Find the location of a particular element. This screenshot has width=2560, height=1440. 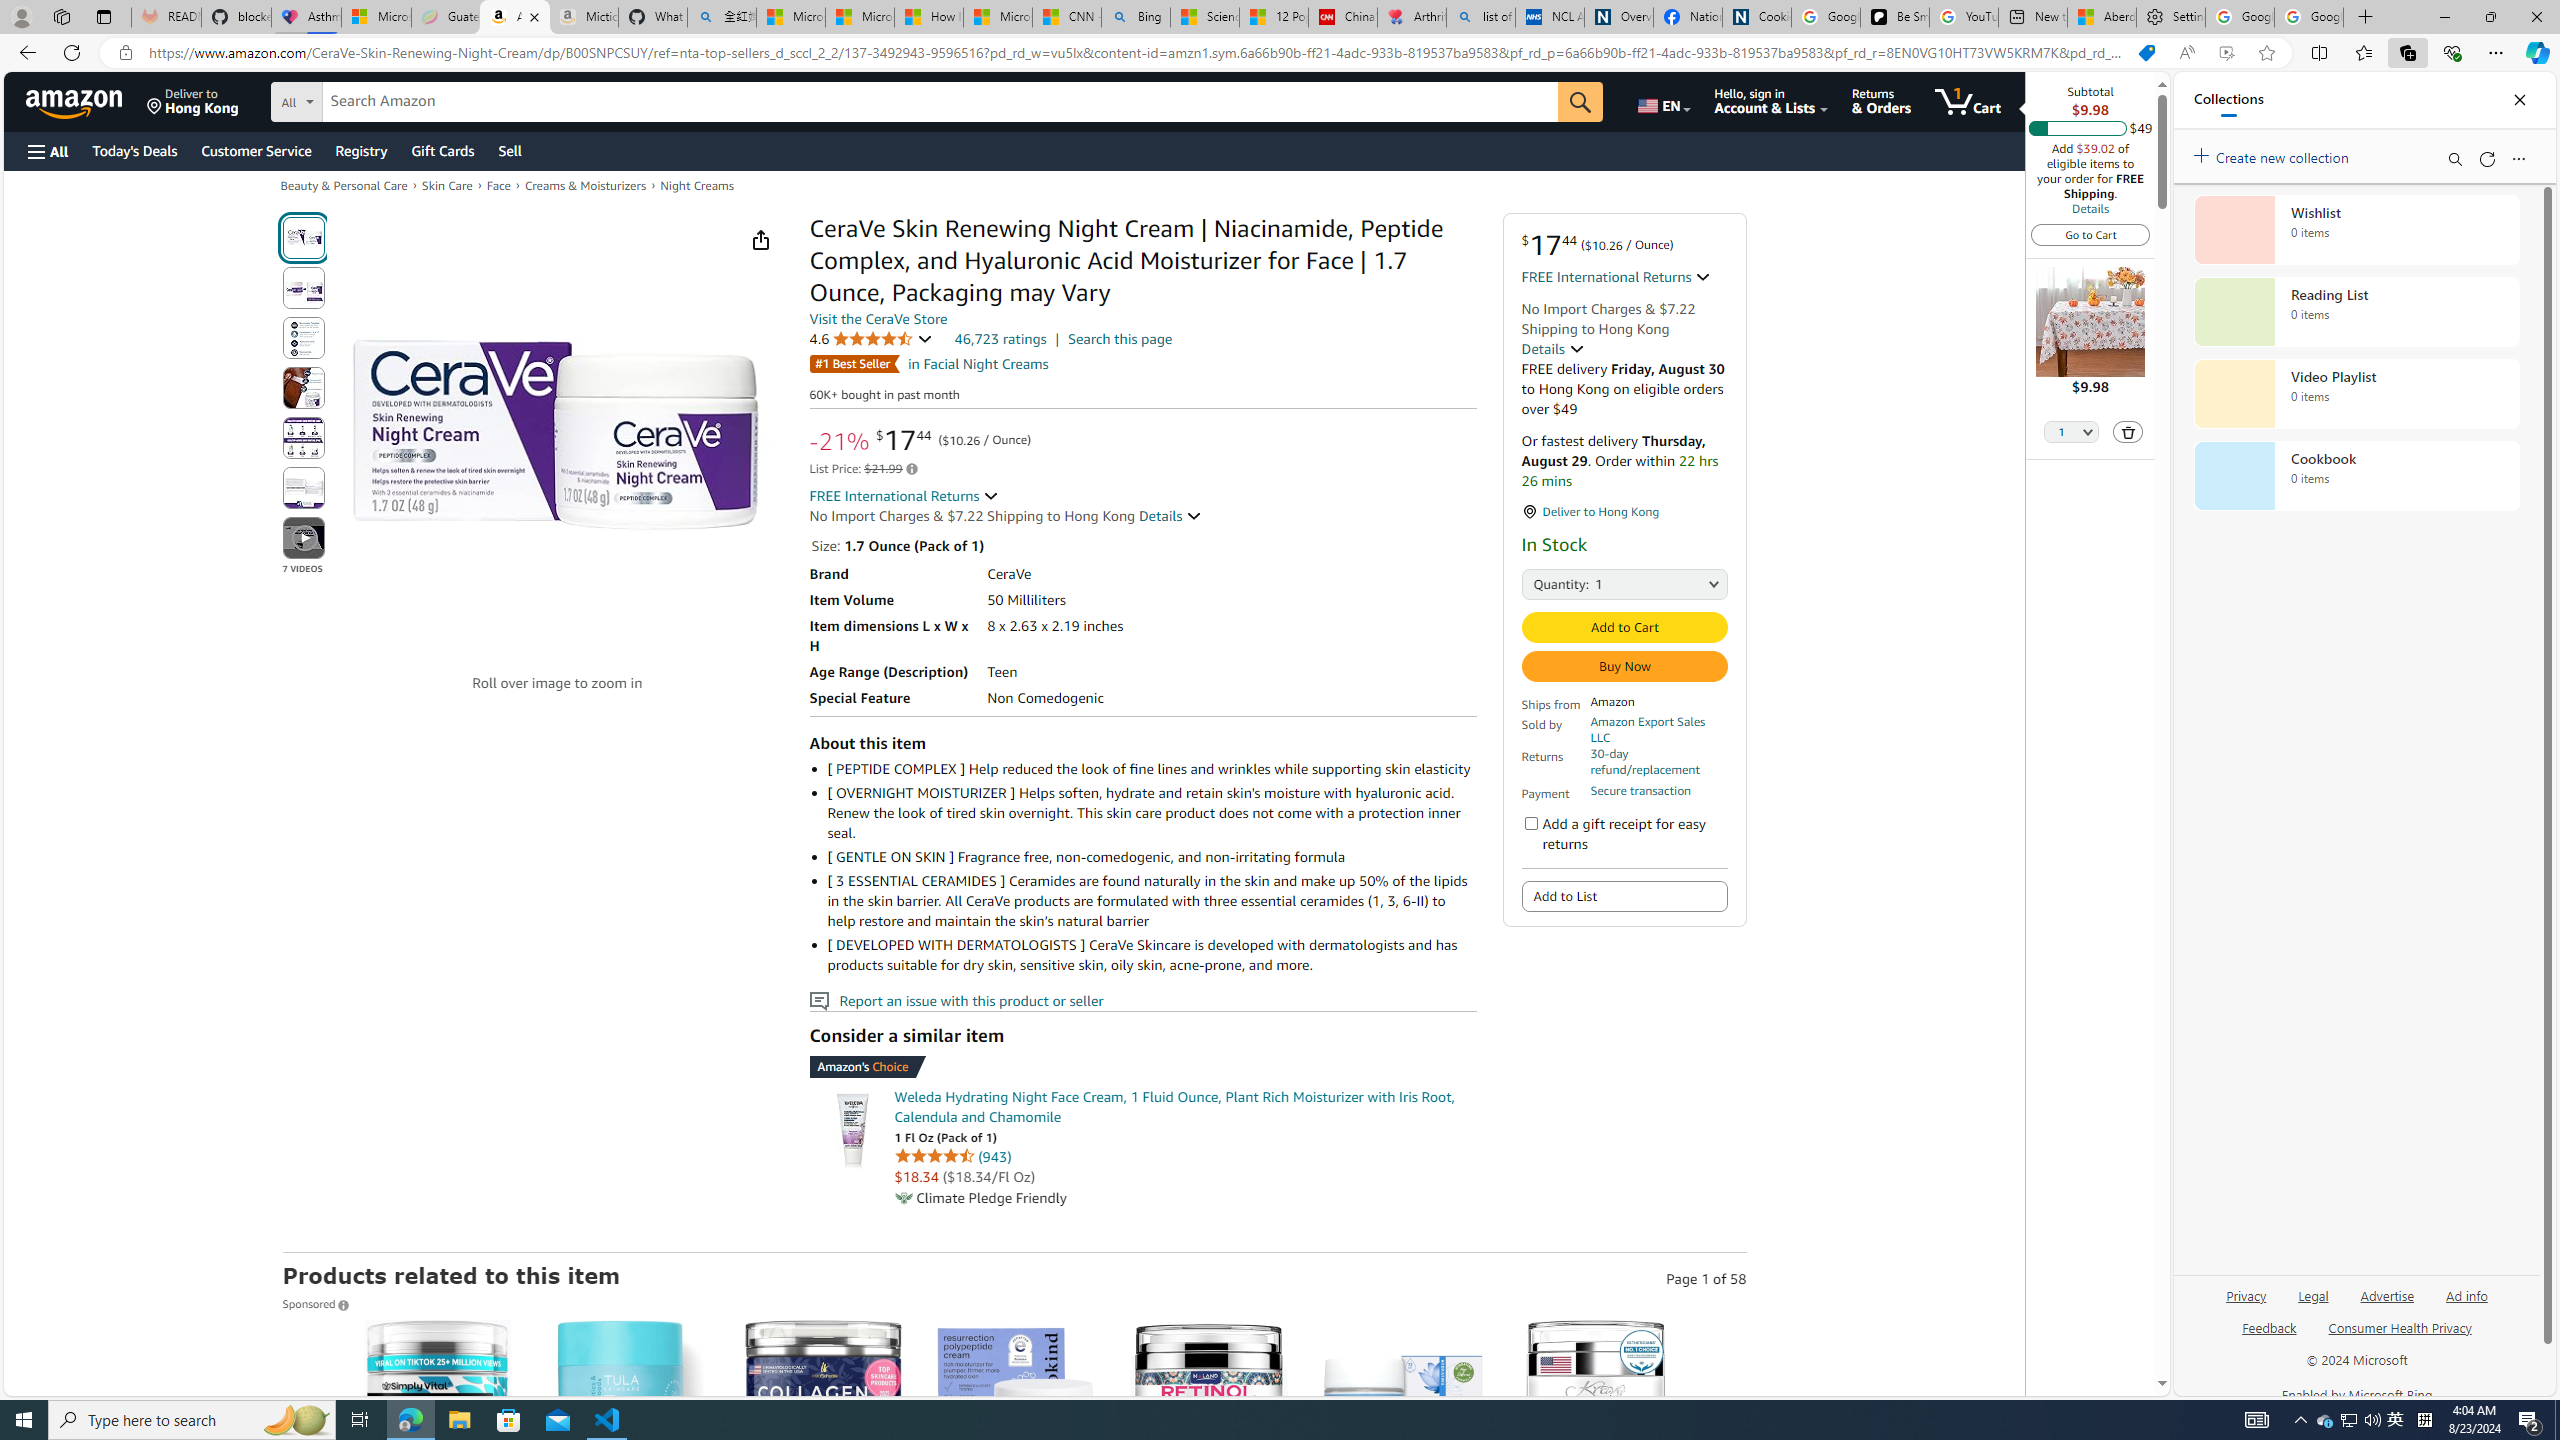

'Details ' is located at coordinates (1170, 514).